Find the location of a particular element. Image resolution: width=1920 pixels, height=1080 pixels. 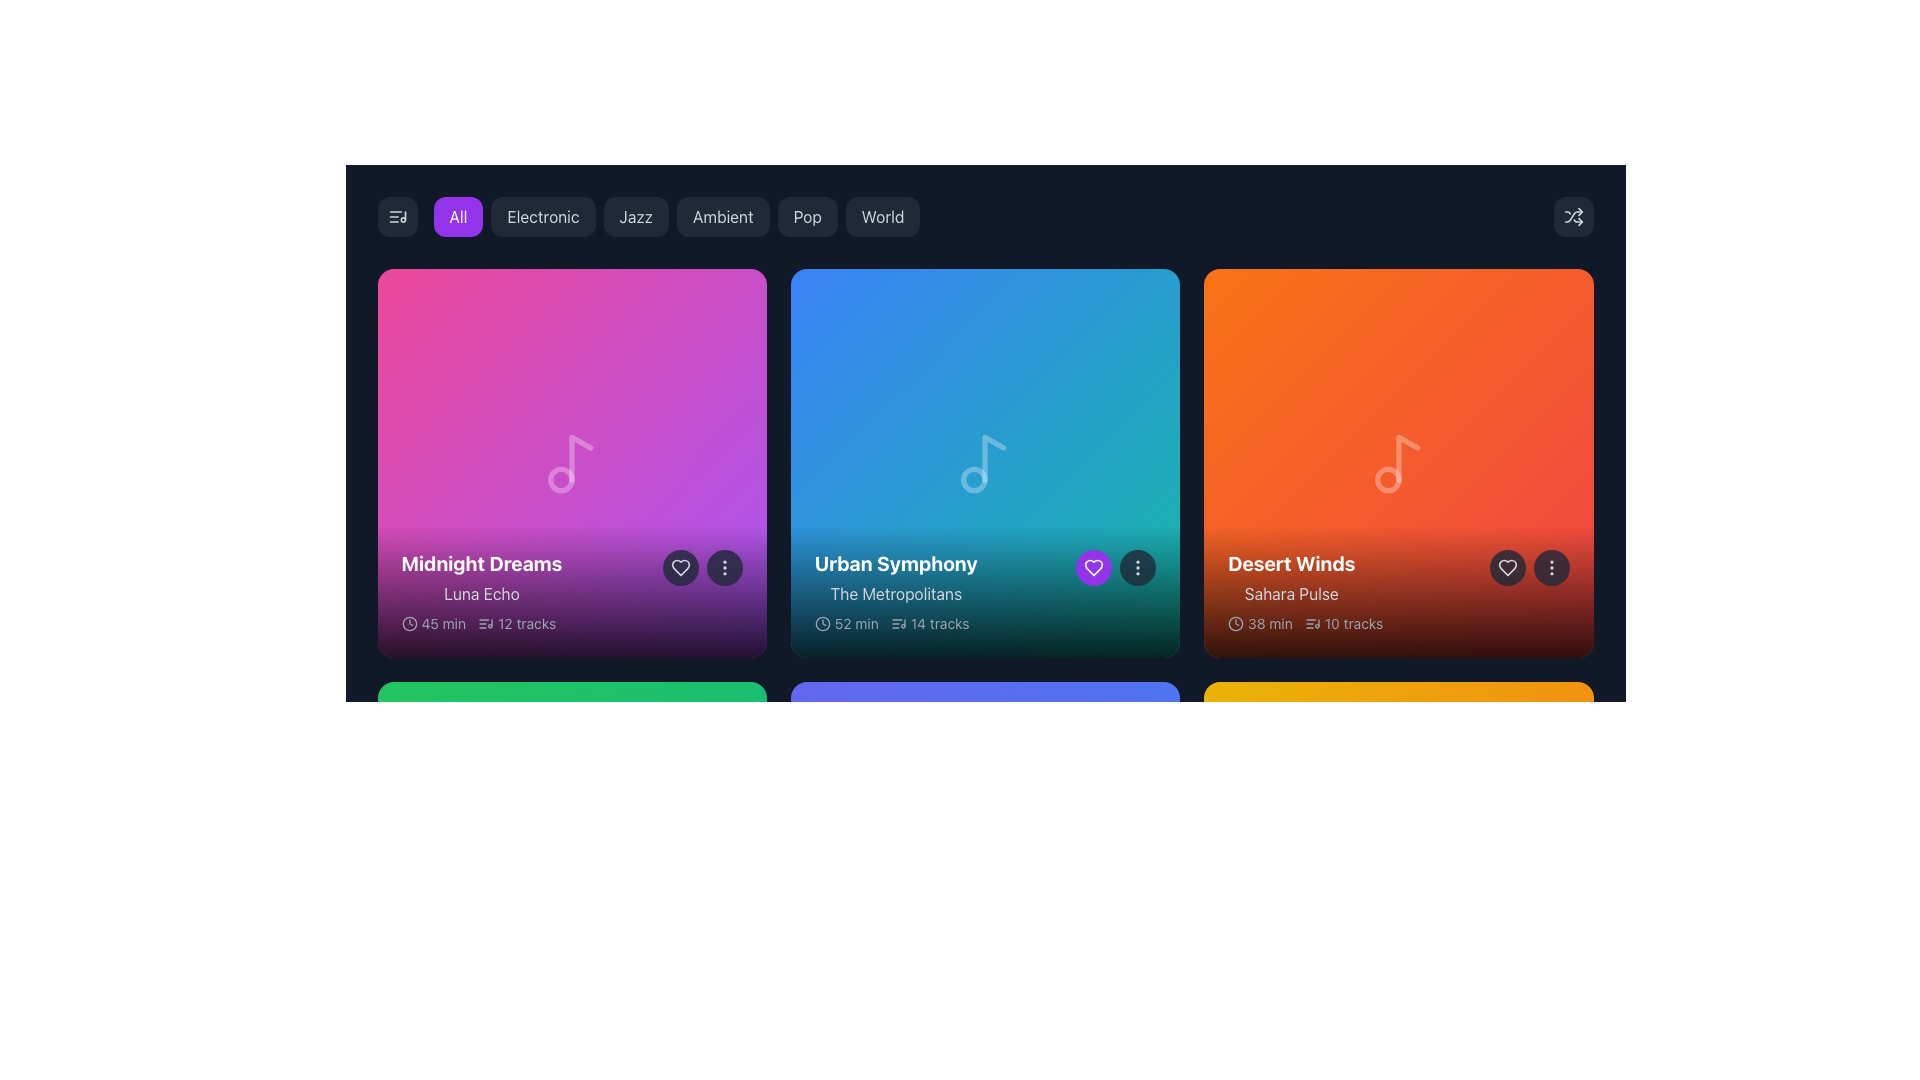

the 'Jazz' button, which is a rectangular button with rounded corners, containing light gray text on a dark gray background, to filter content by Jazz is located at coordinates (635, 216).